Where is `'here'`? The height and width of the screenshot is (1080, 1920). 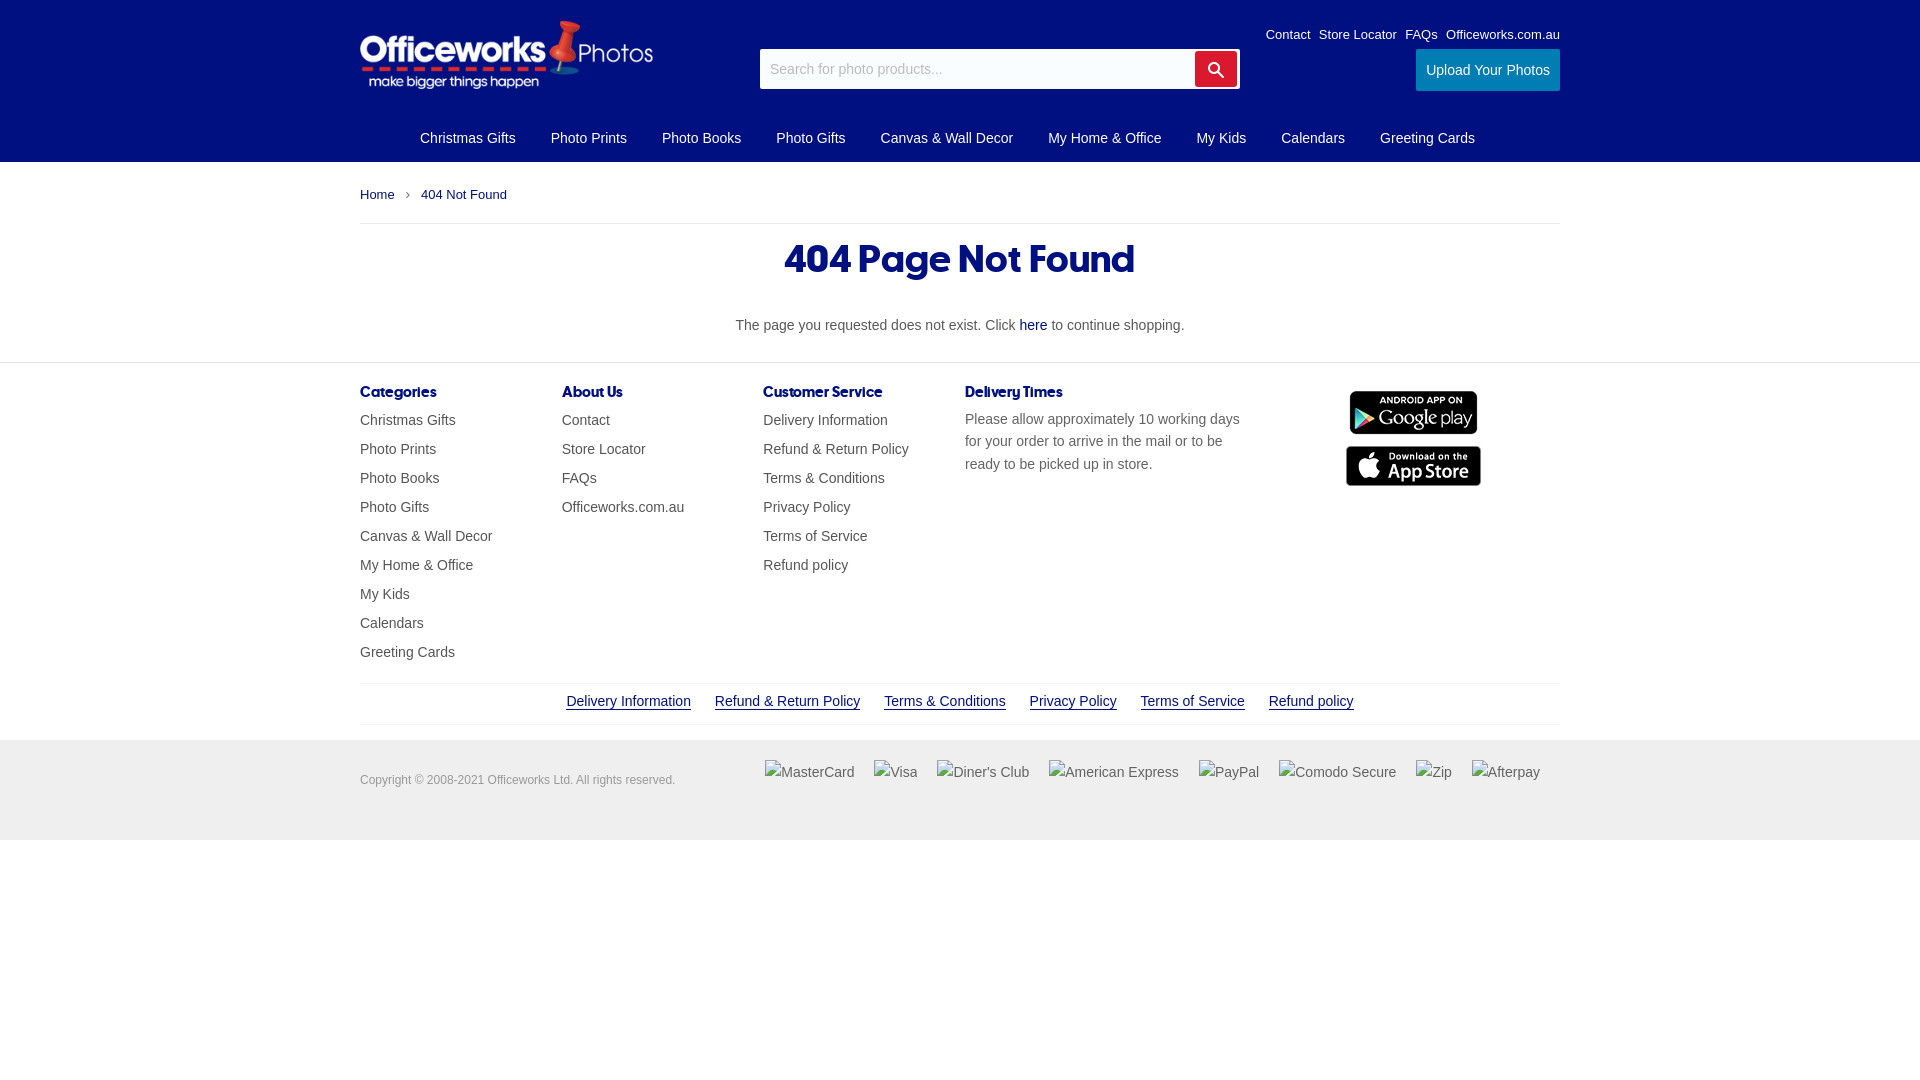
'here' is located at coordinates (1033, 323).